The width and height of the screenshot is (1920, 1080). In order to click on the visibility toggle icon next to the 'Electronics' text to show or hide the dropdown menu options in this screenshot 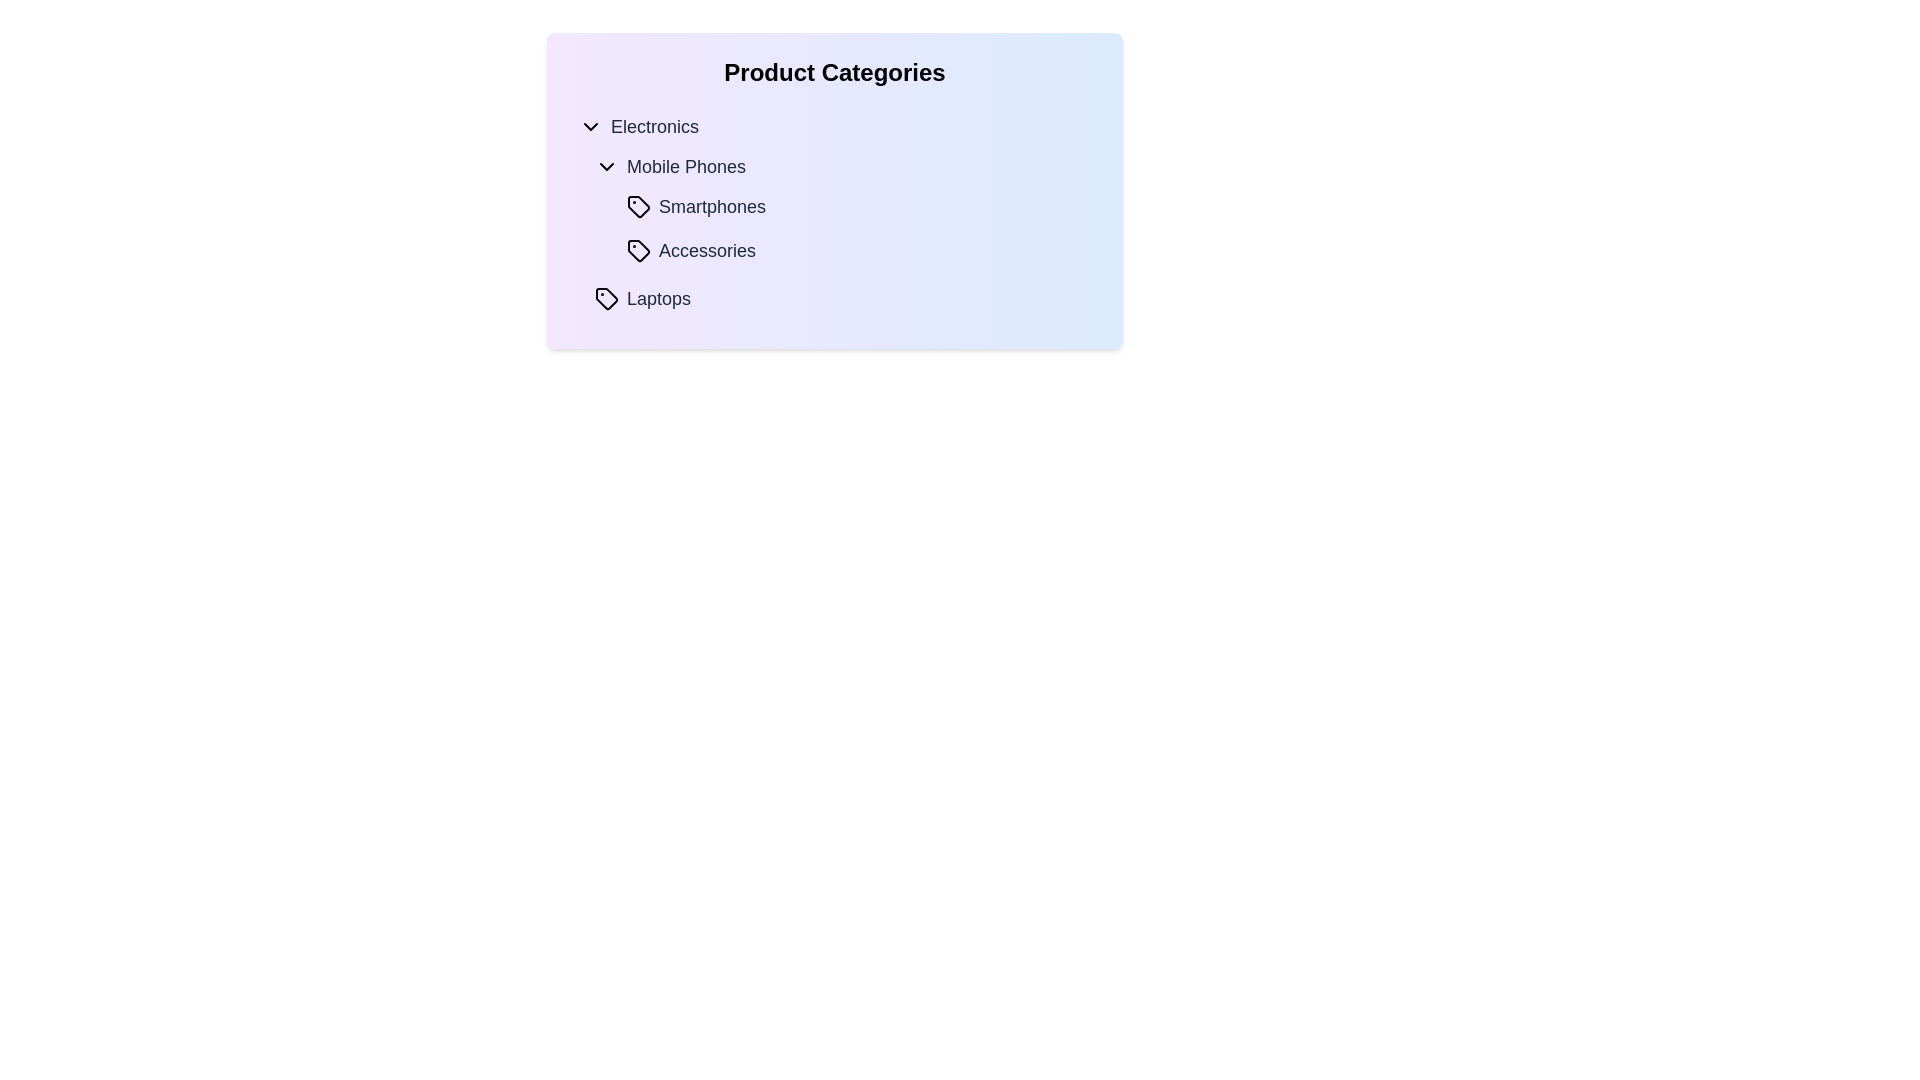, I will do `click(589, 127)`.